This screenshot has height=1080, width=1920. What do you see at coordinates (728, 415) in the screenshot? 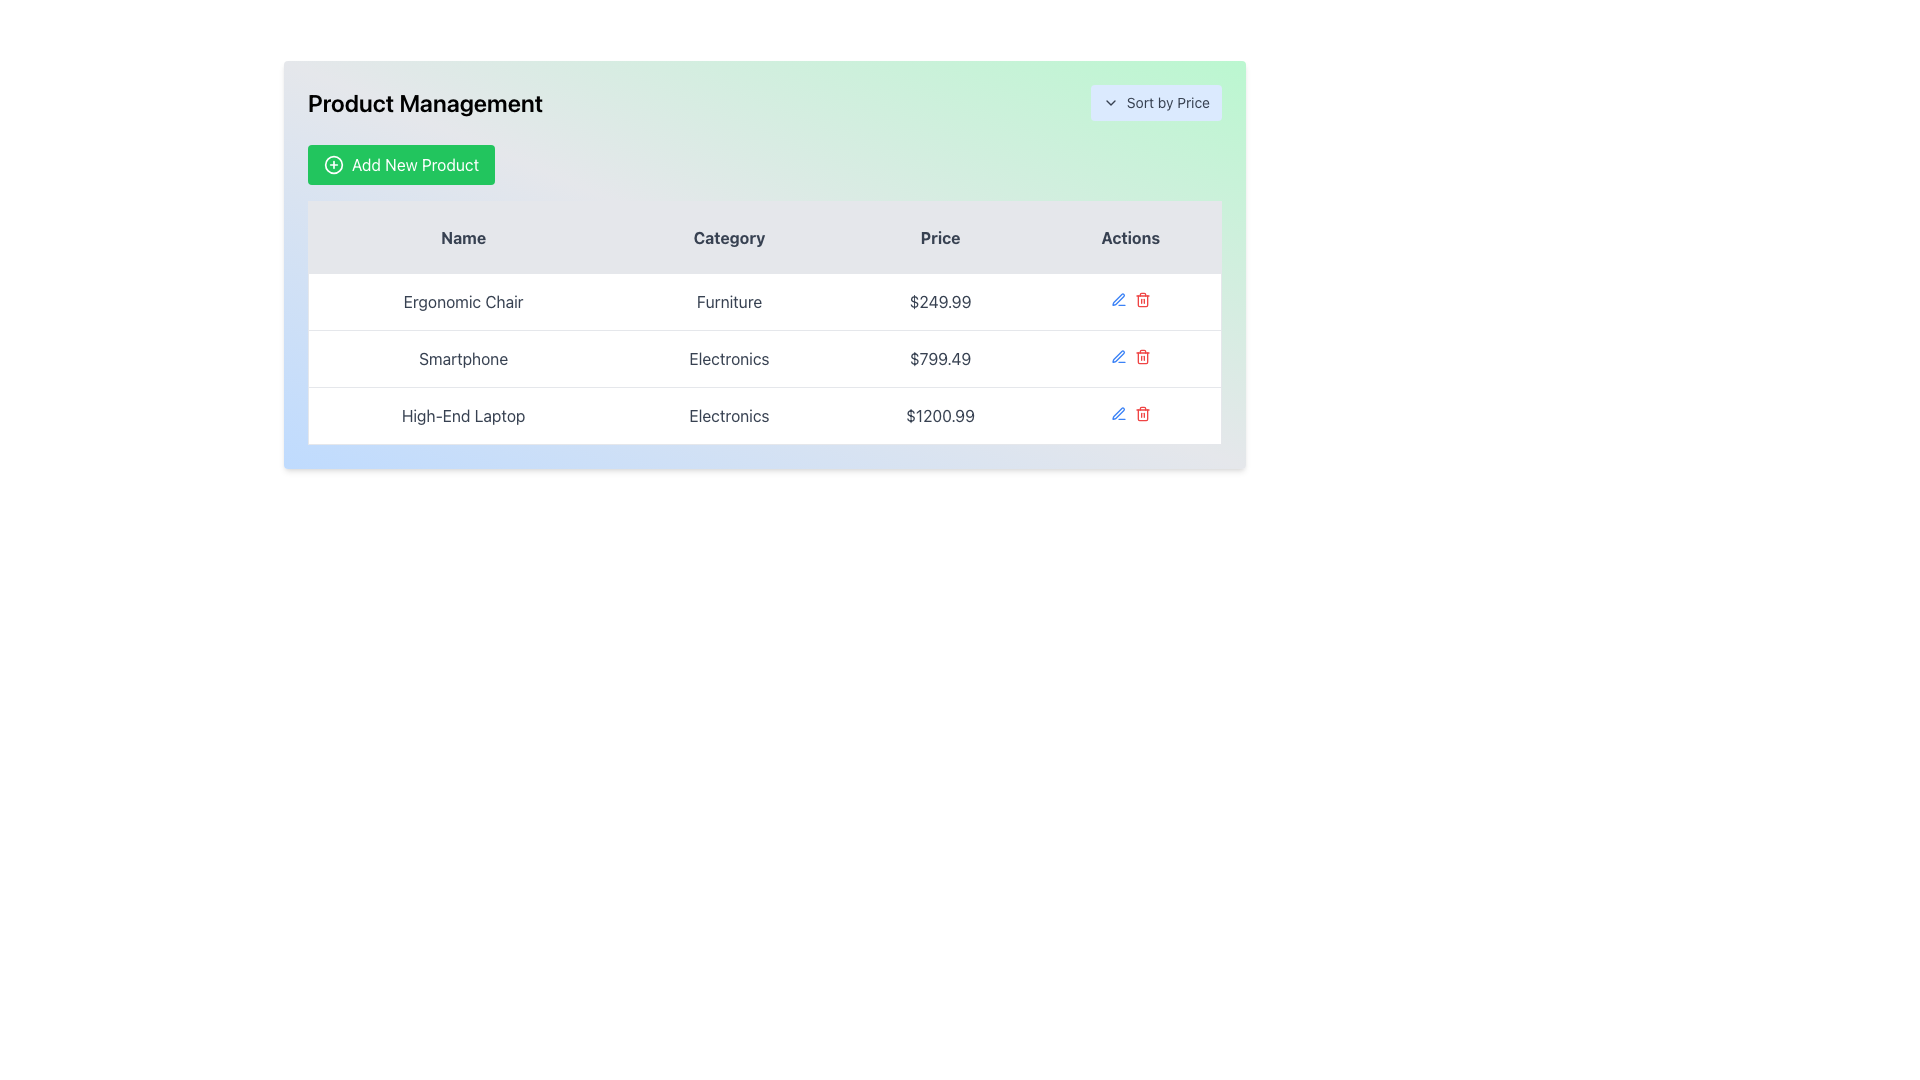
I see `the 'Electronics' text label in the third row of the table under the 'Category' column` at bounding box center [728, 415].